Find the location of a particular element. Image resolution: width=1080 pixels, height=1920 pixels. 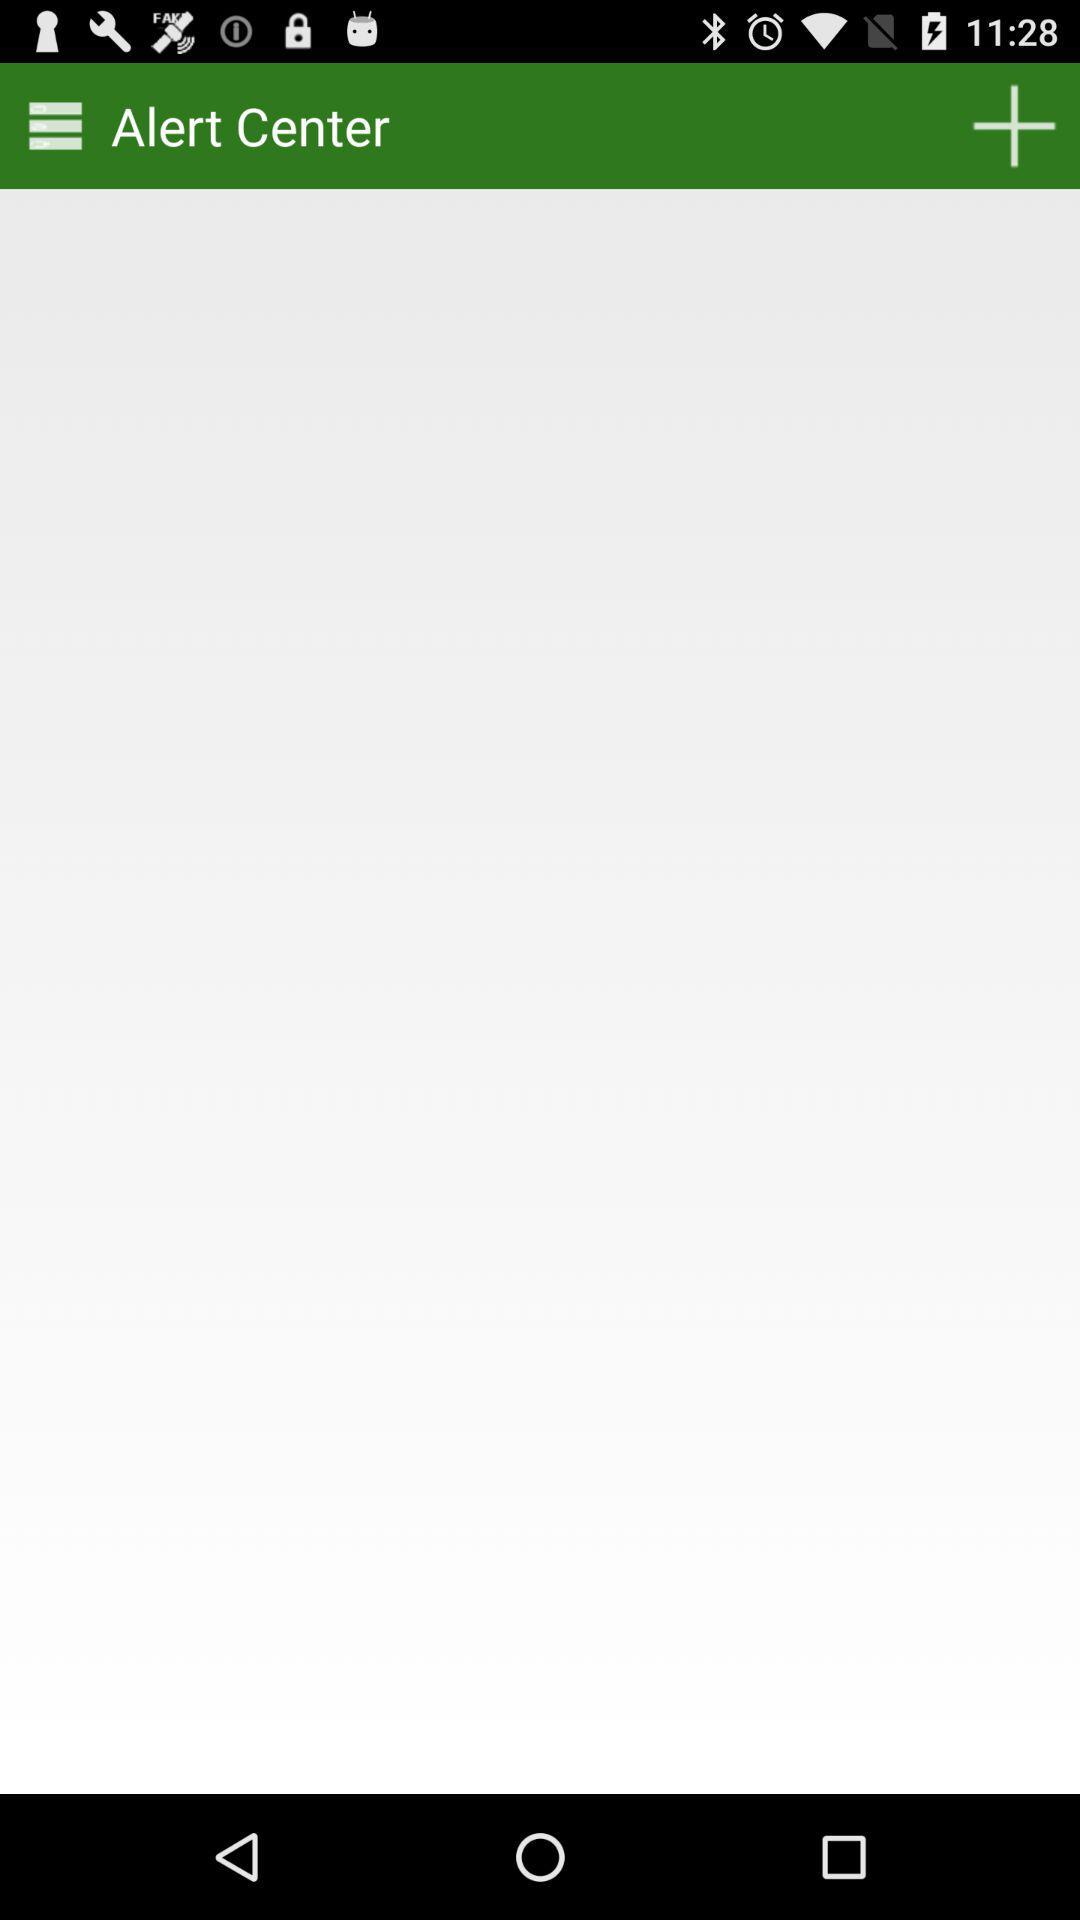

icon at the center is located at coordinates (540, 1011).